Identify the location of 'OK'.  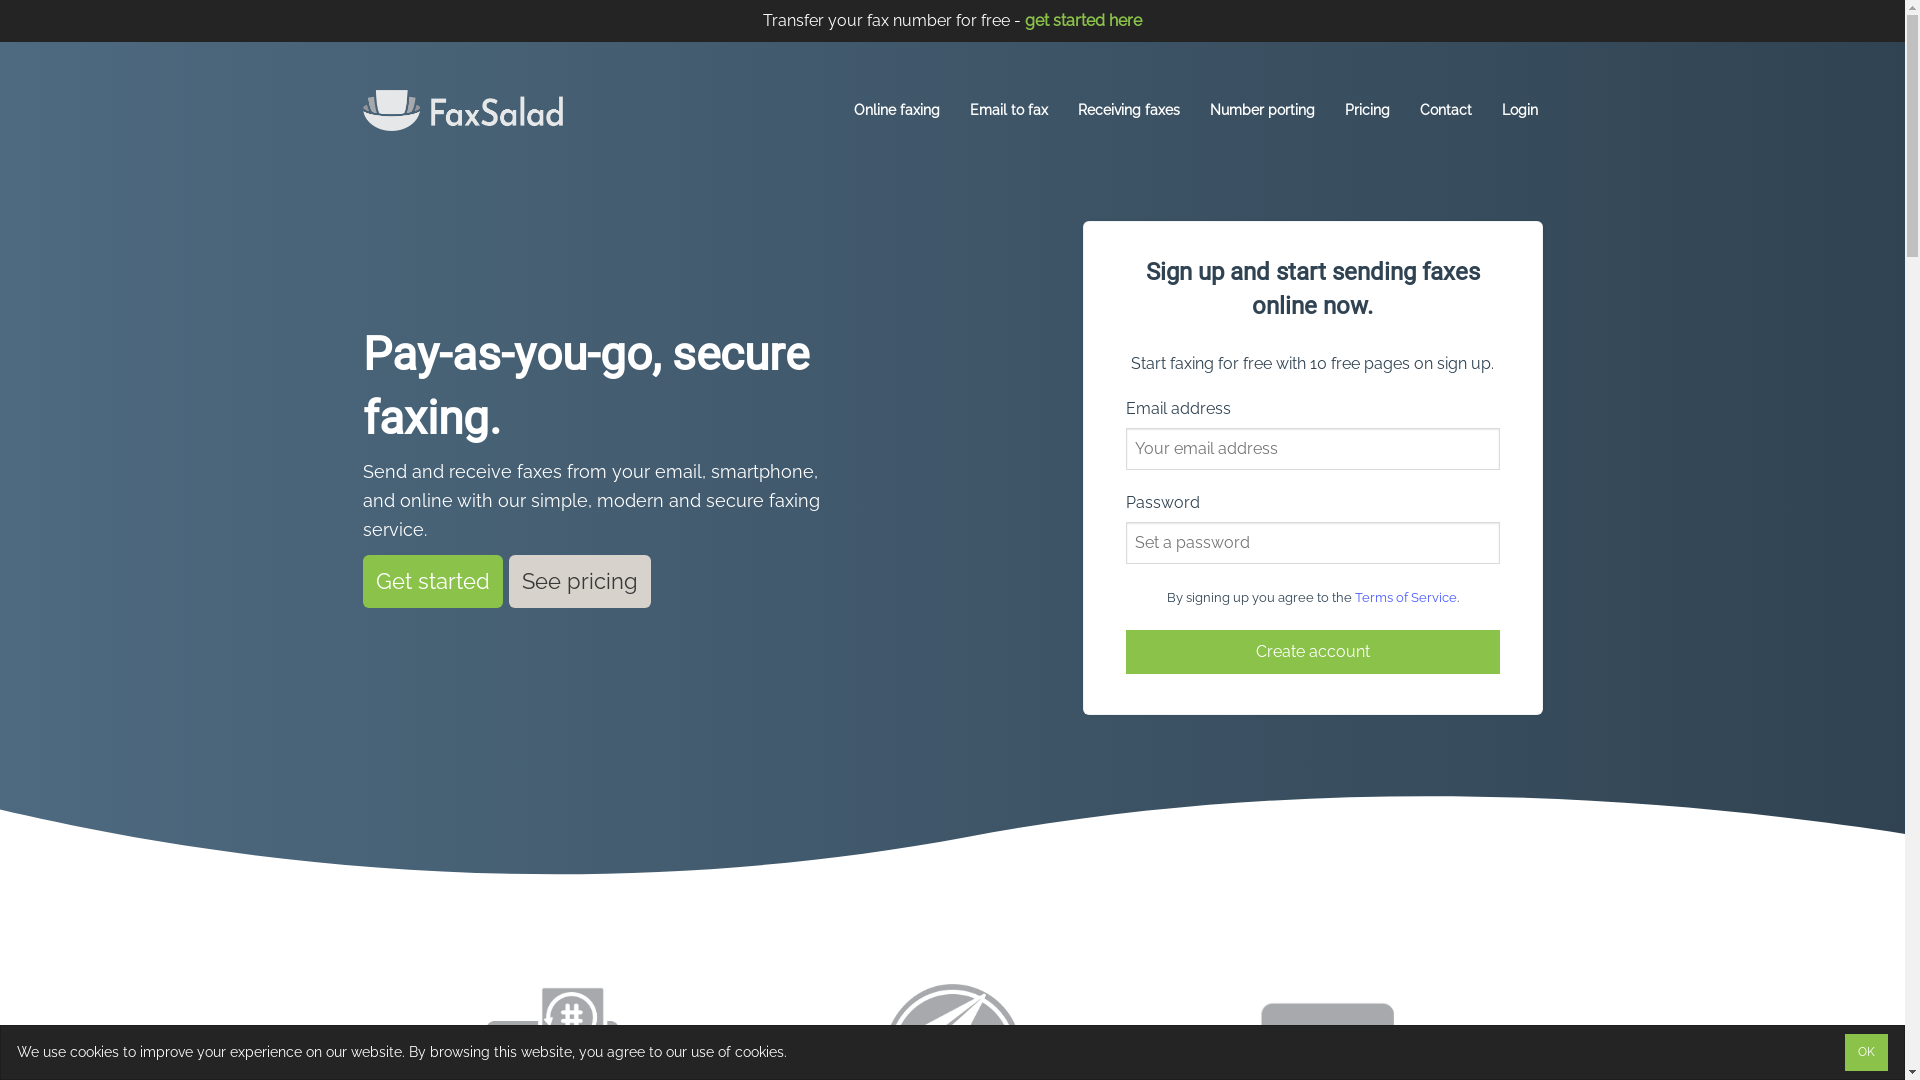
(1865, 1051).